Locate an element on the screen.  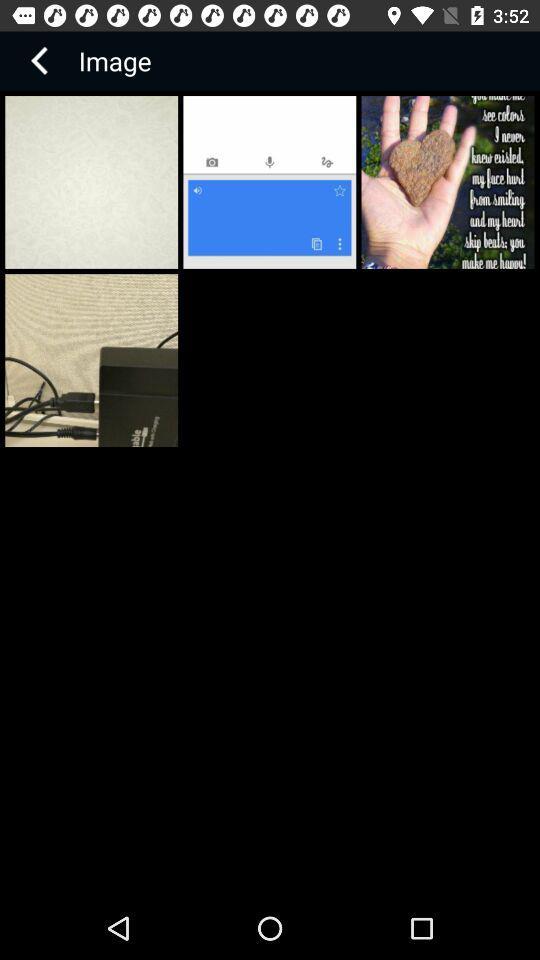
the item to the left of the image is located at coordinates (39, 61).